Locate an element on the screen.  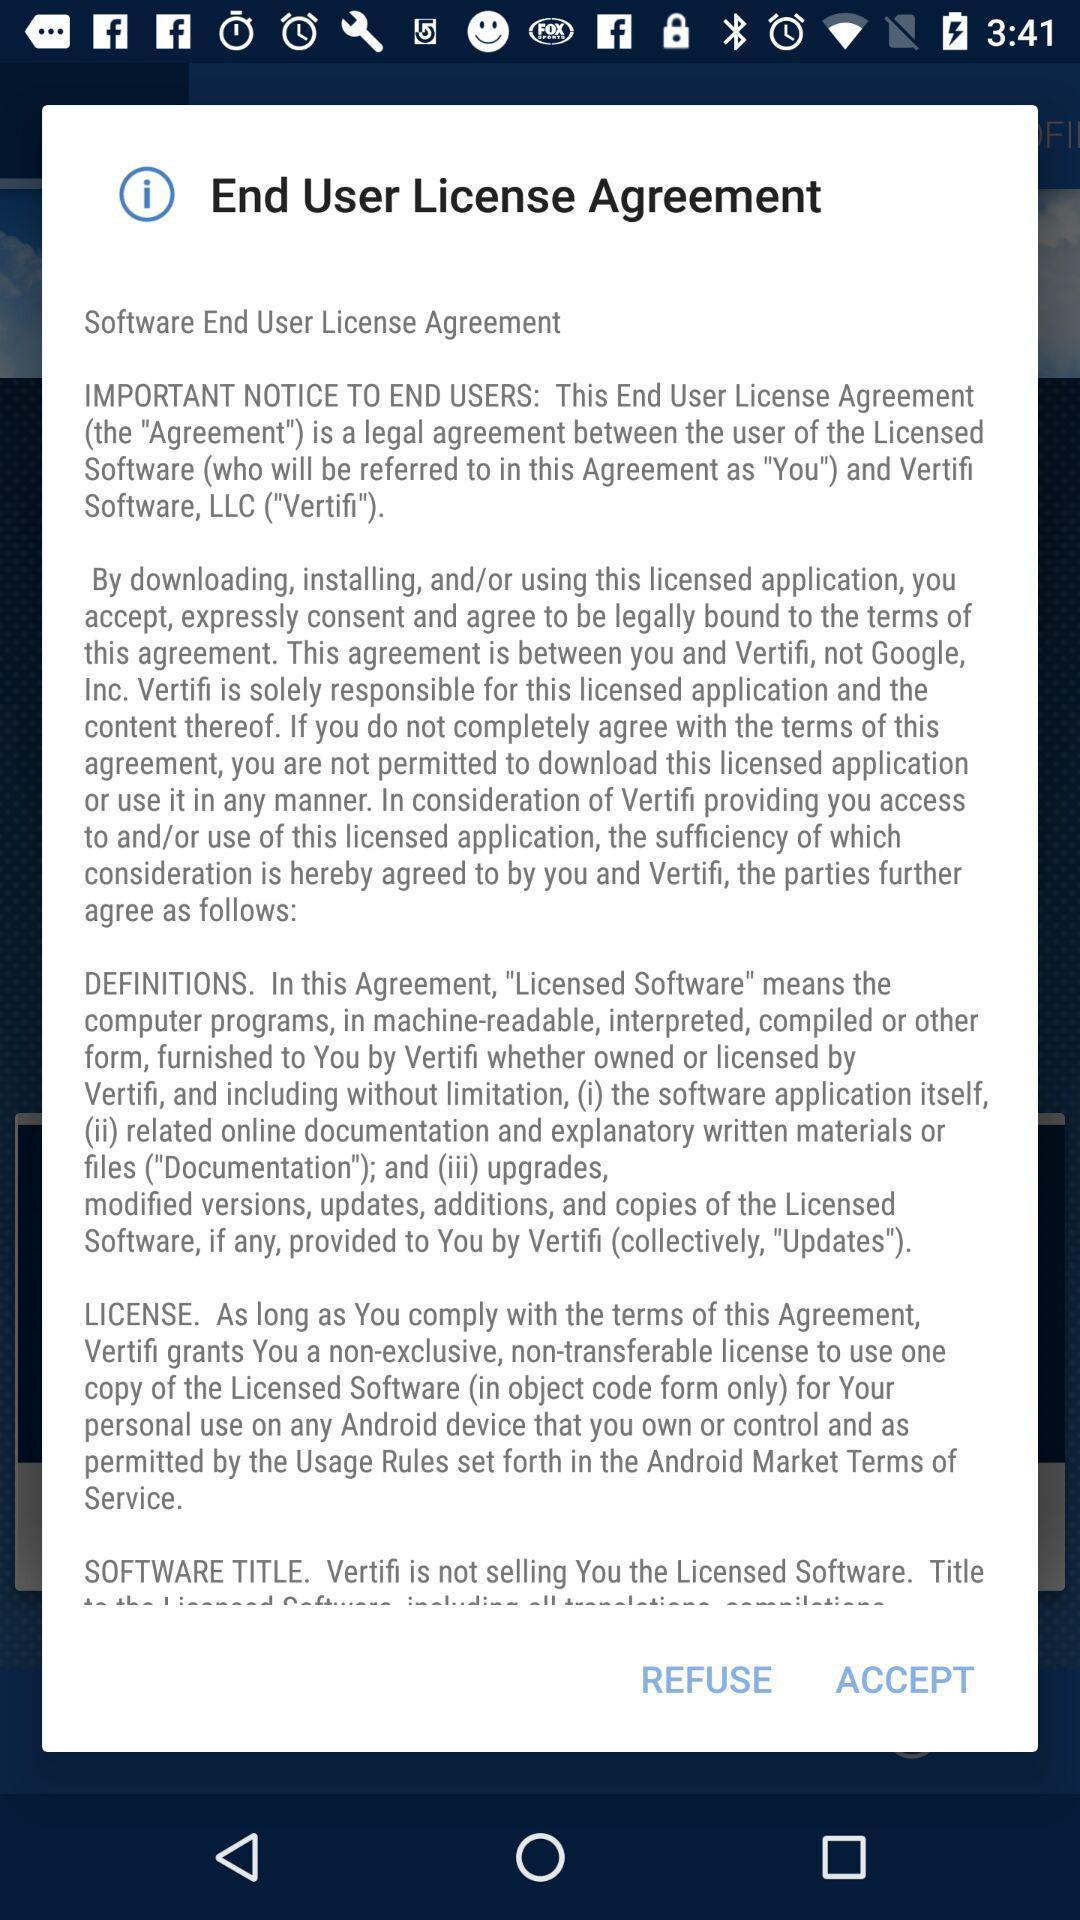
the accept icon is located at coordinates (905, 1678).